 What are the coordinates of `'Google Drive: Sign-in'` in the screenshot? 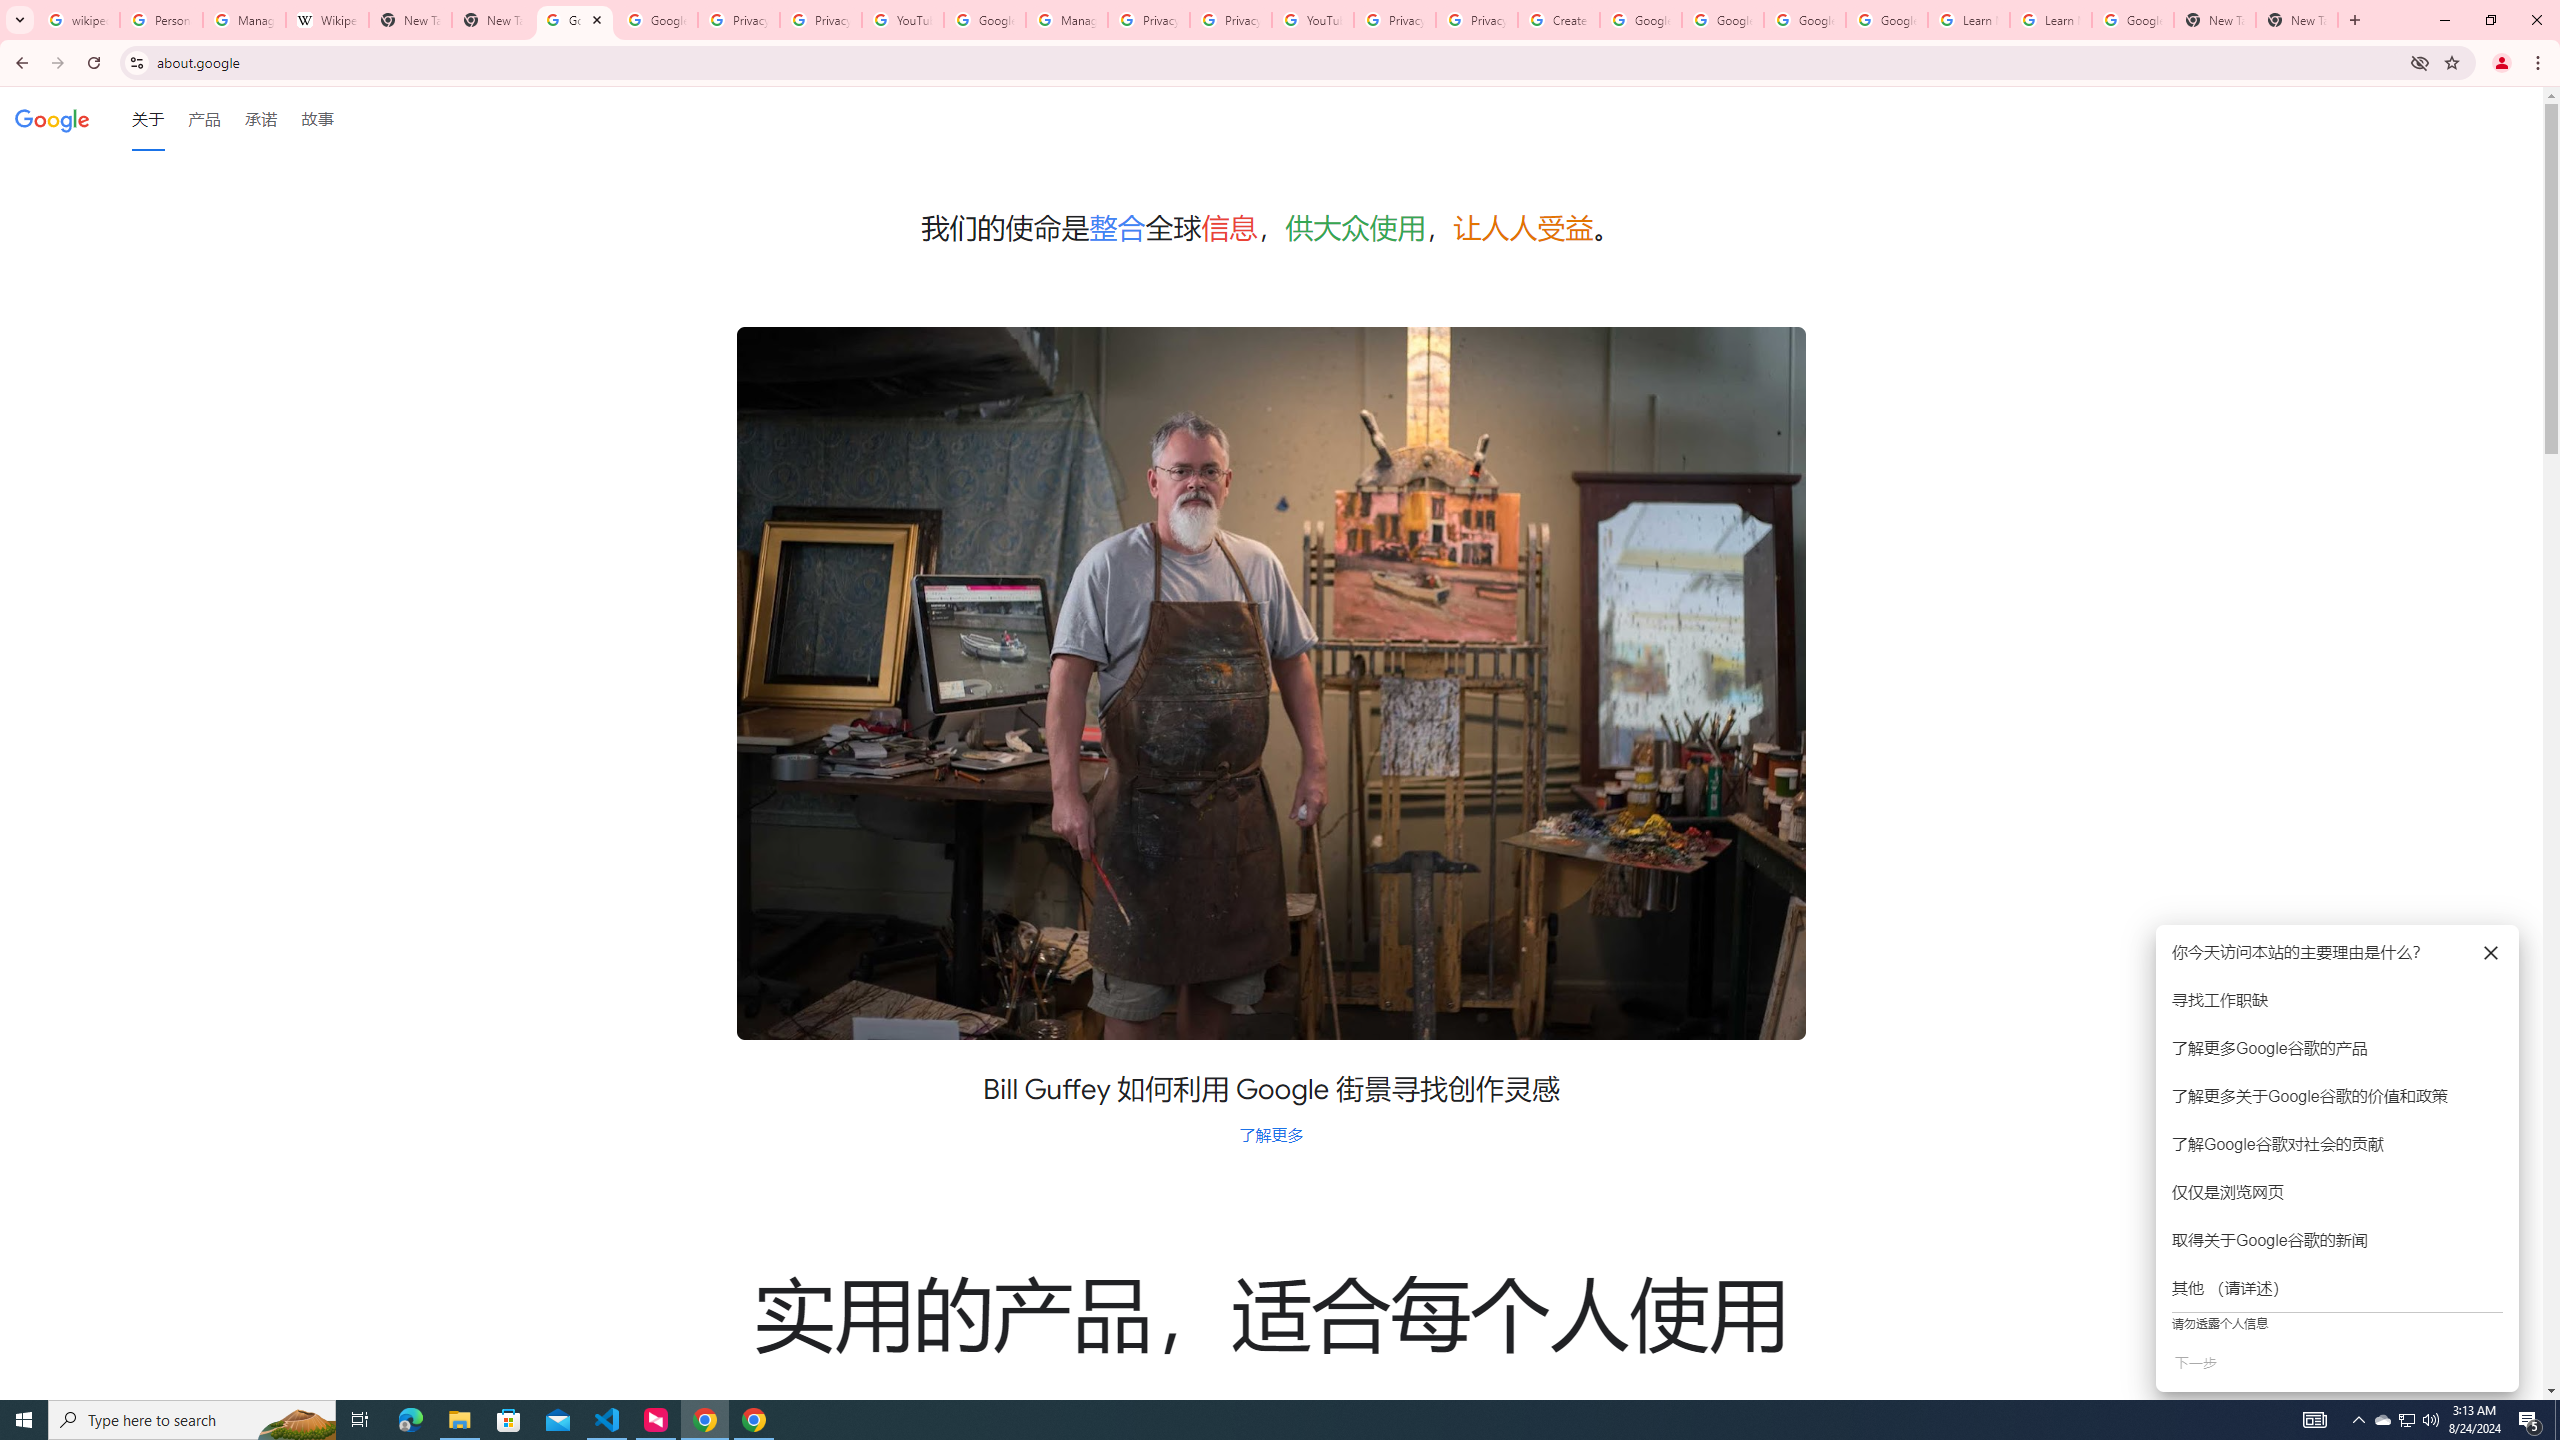 It's located at (656, 19).